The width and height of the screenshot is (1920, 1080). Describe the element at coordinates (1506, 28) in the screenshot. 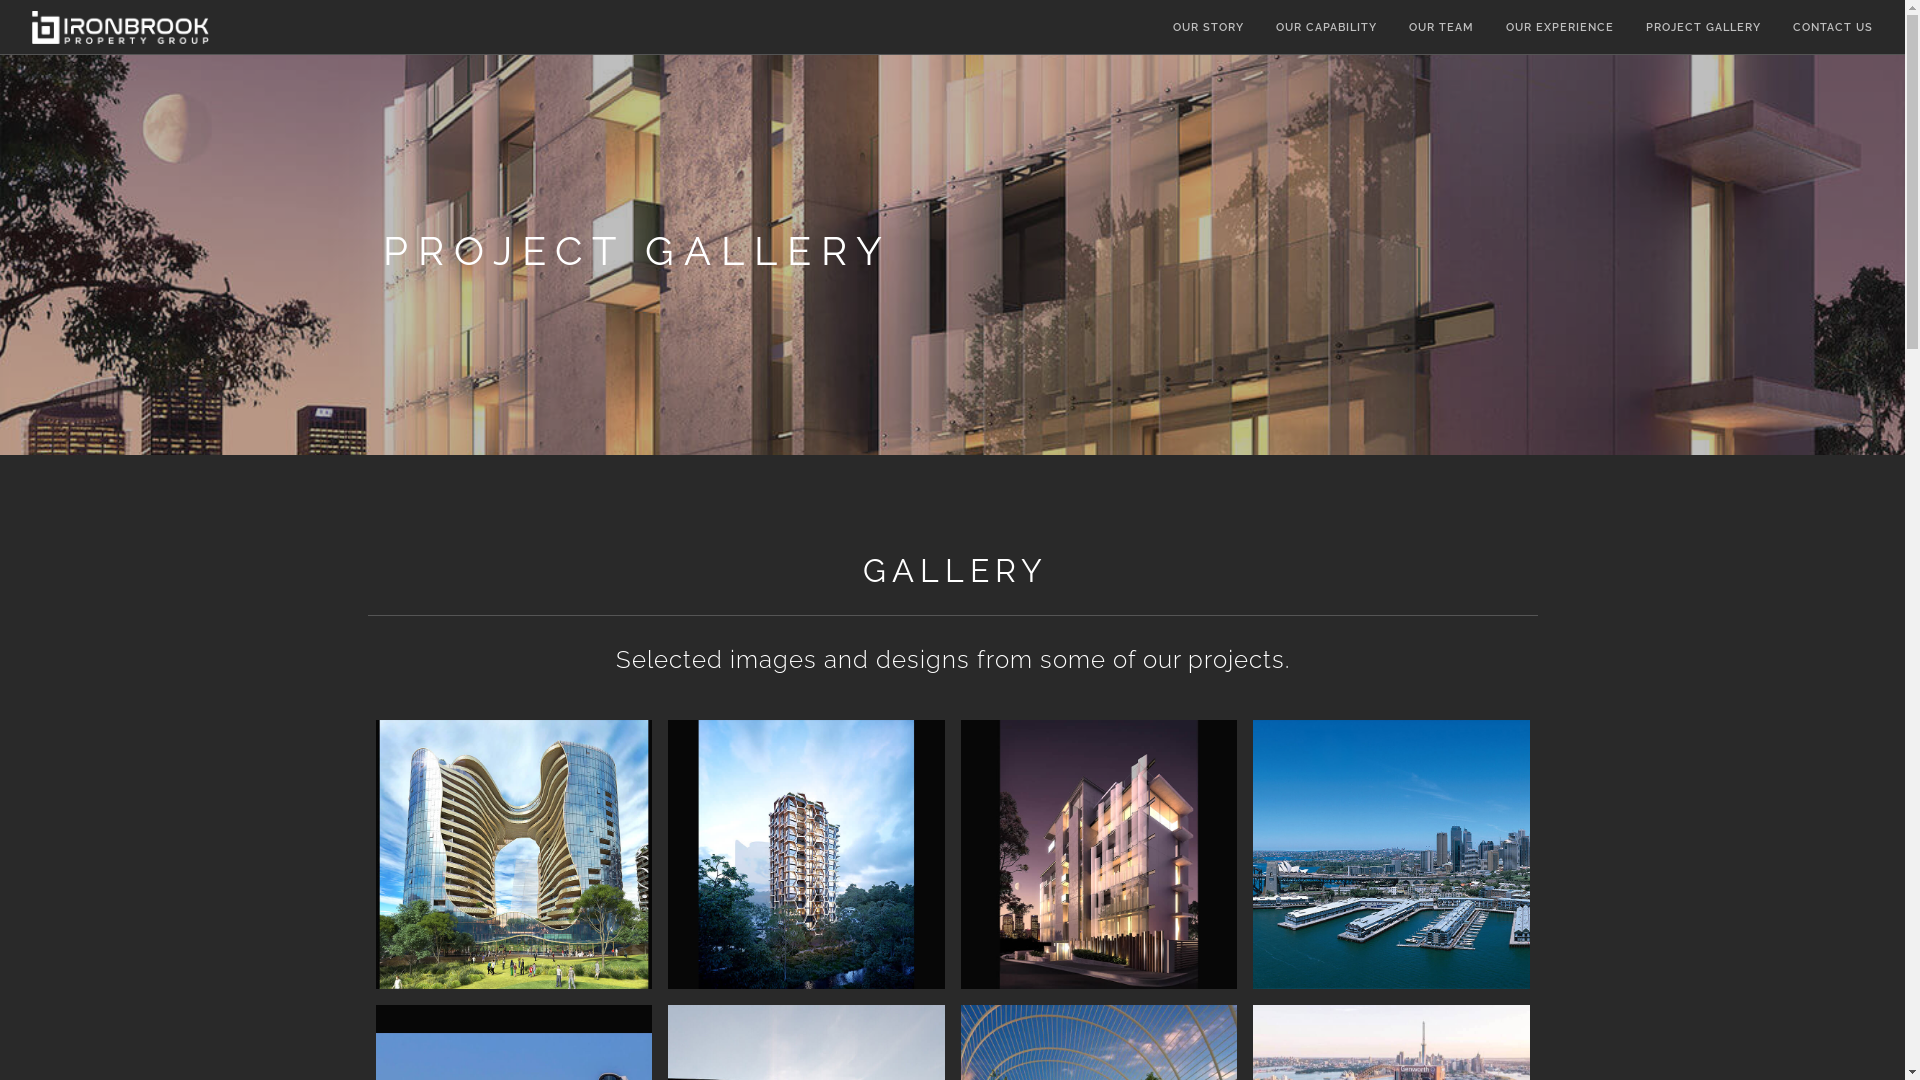

I see `'OUR EXPERIENCE'` at that location.